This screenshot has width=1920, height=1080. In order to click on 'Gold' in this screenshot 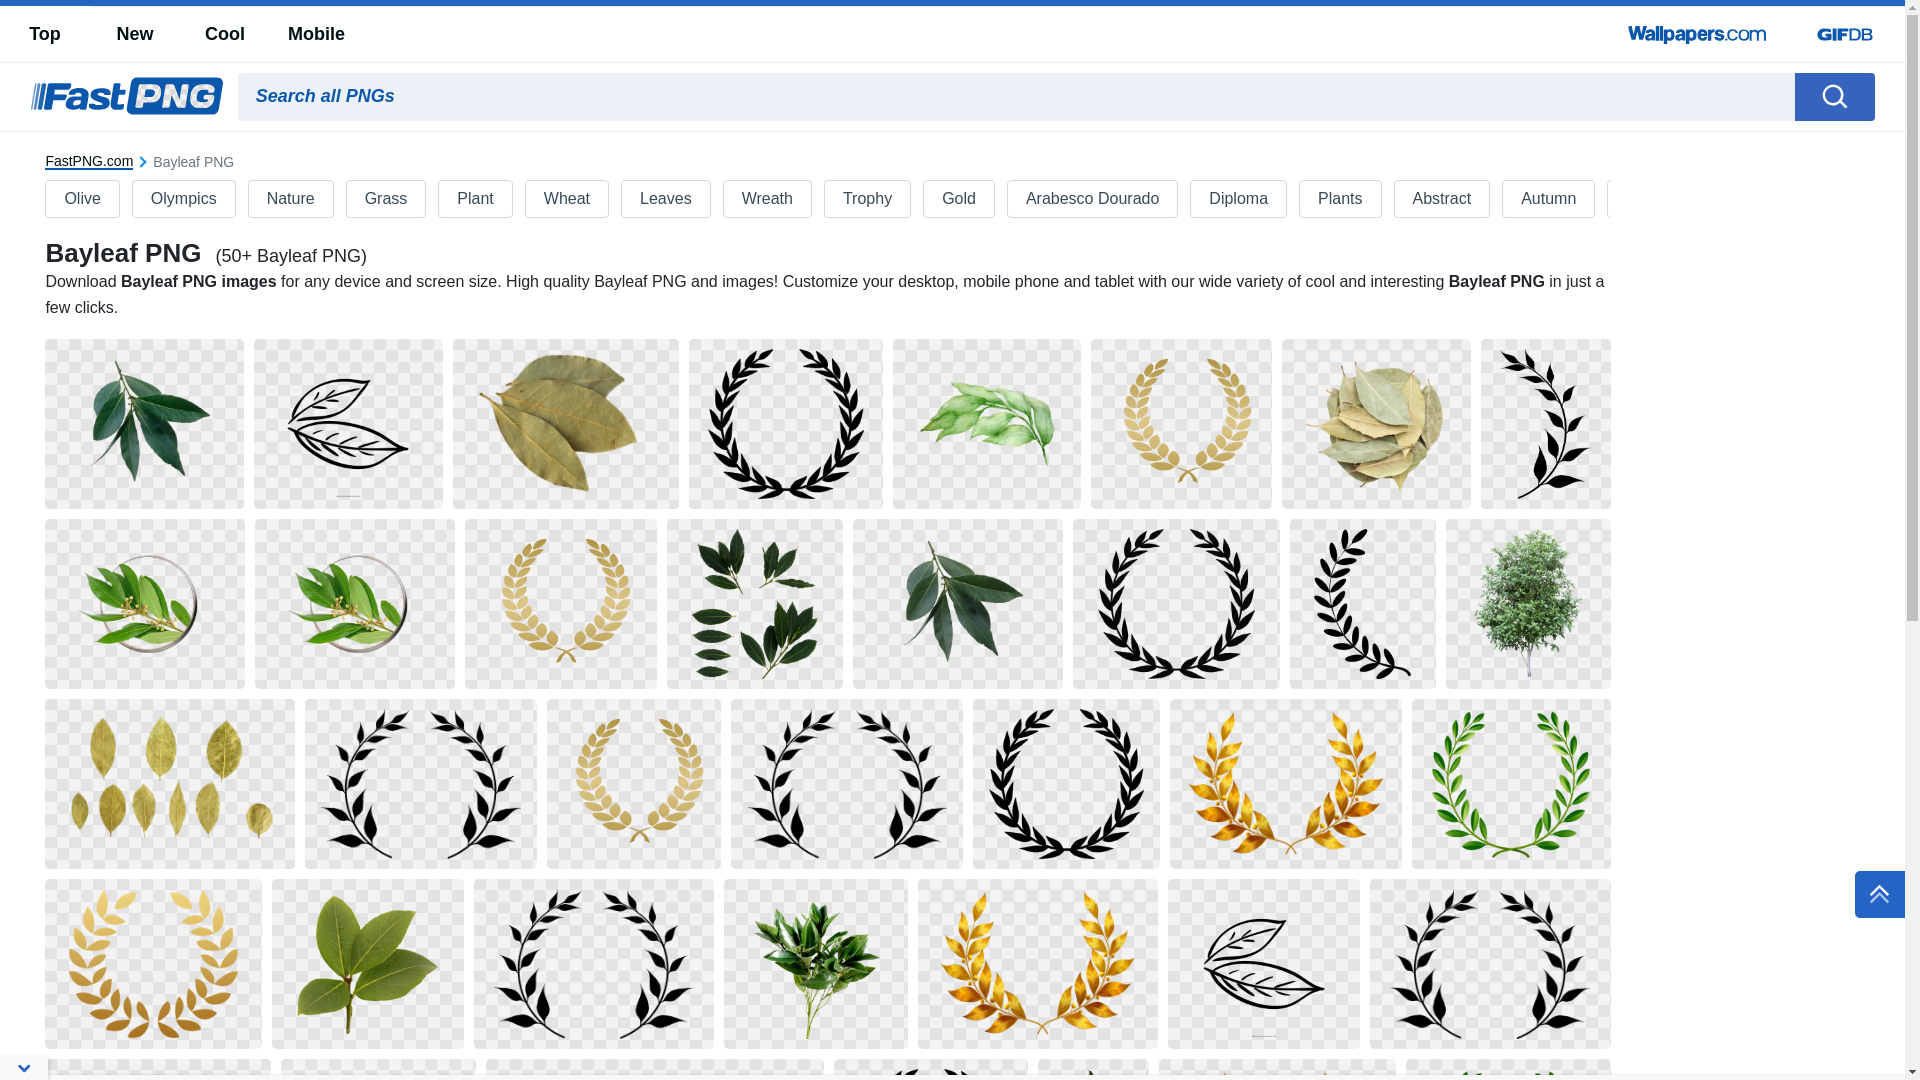, I will do `click(958, 199)`.